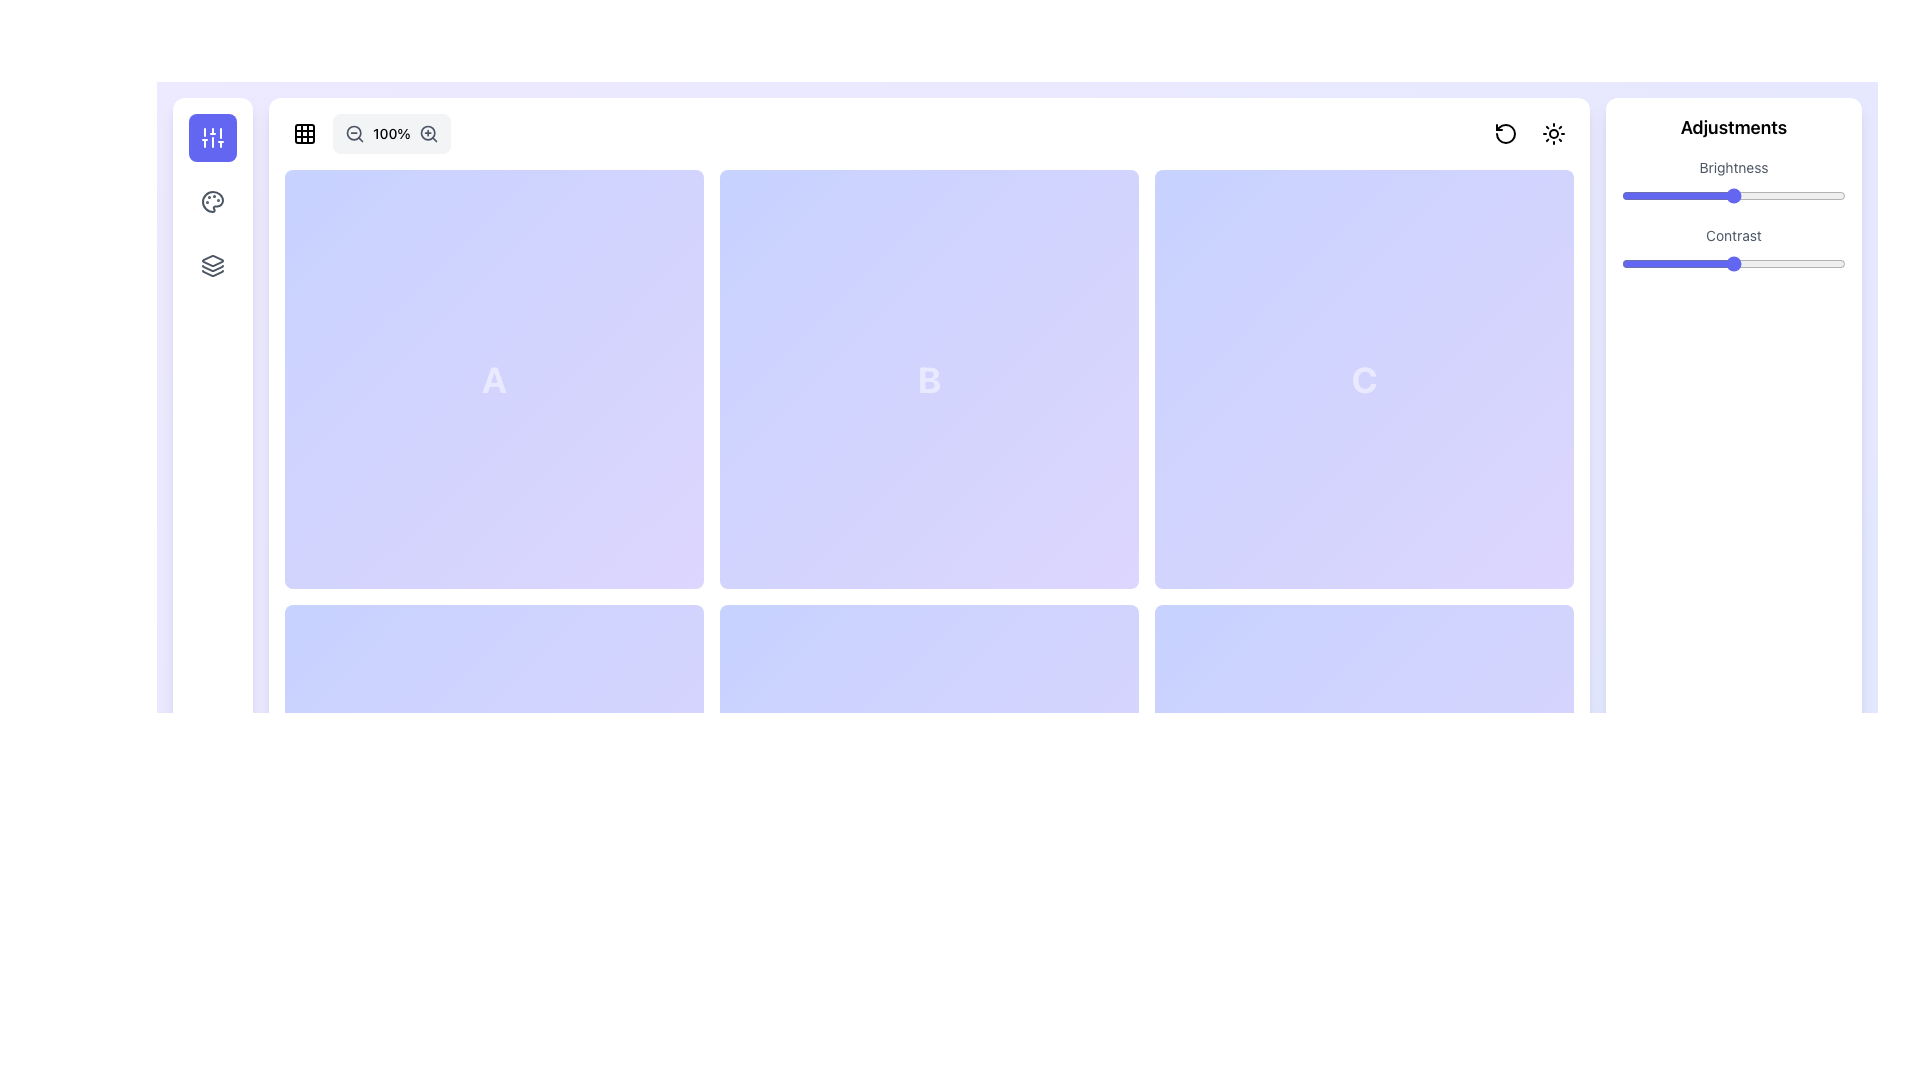 The height and width of the screenshot is (1080, 1920). Describe the element at coordinates (1715, 196) in the screenshot. I see `the brightness level` at that location.